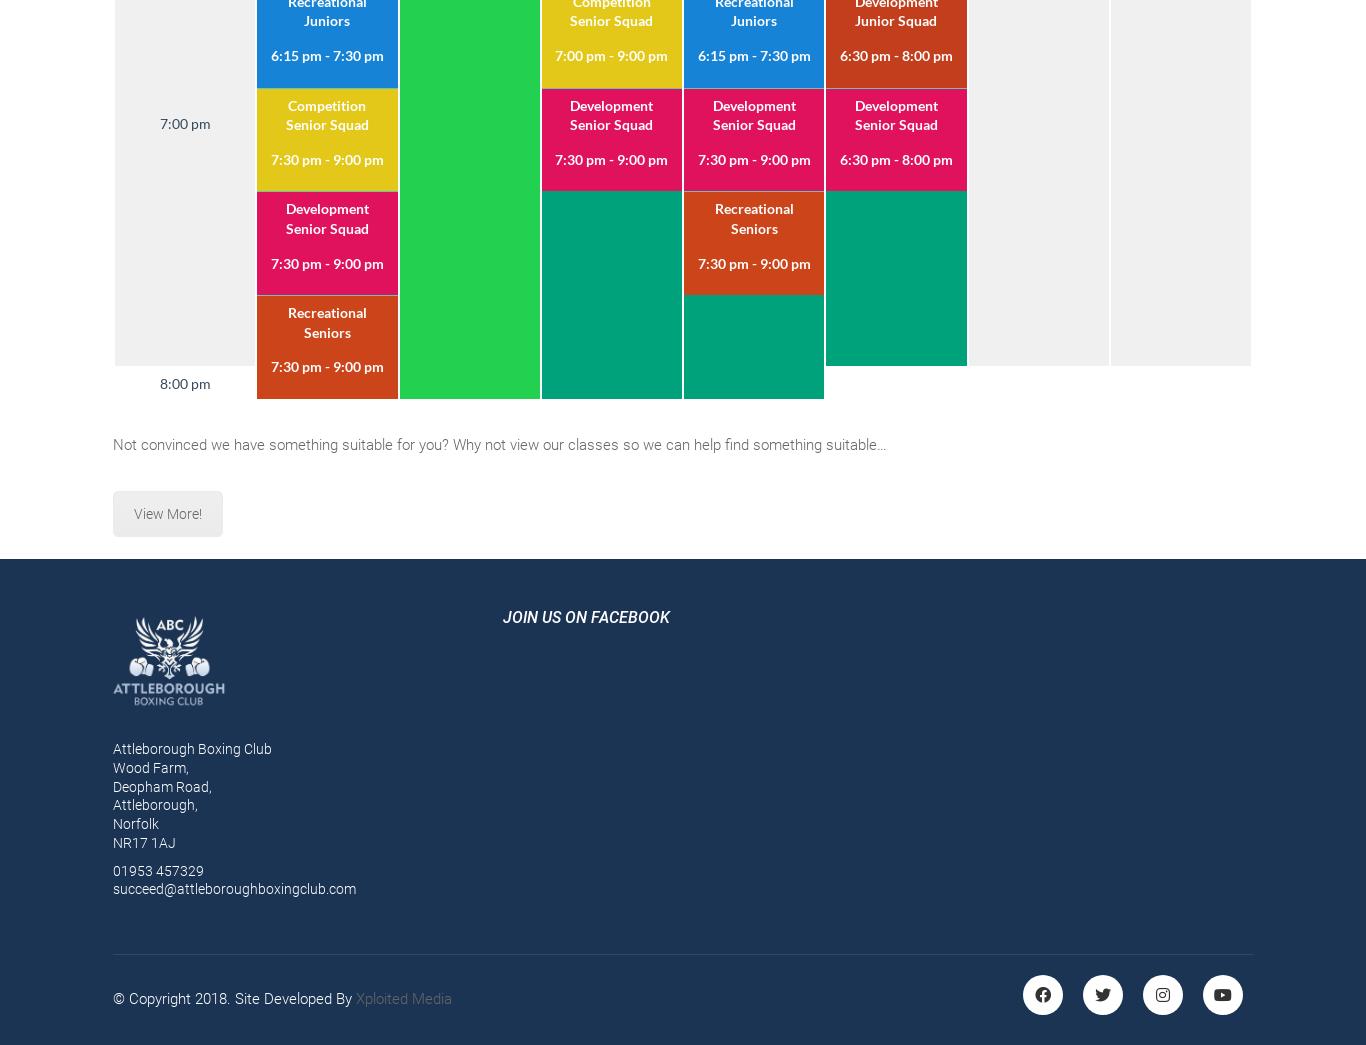  Describe the element at coordinates (183, 381) in the screenshot. I see `'8:00 pm'` at that location.